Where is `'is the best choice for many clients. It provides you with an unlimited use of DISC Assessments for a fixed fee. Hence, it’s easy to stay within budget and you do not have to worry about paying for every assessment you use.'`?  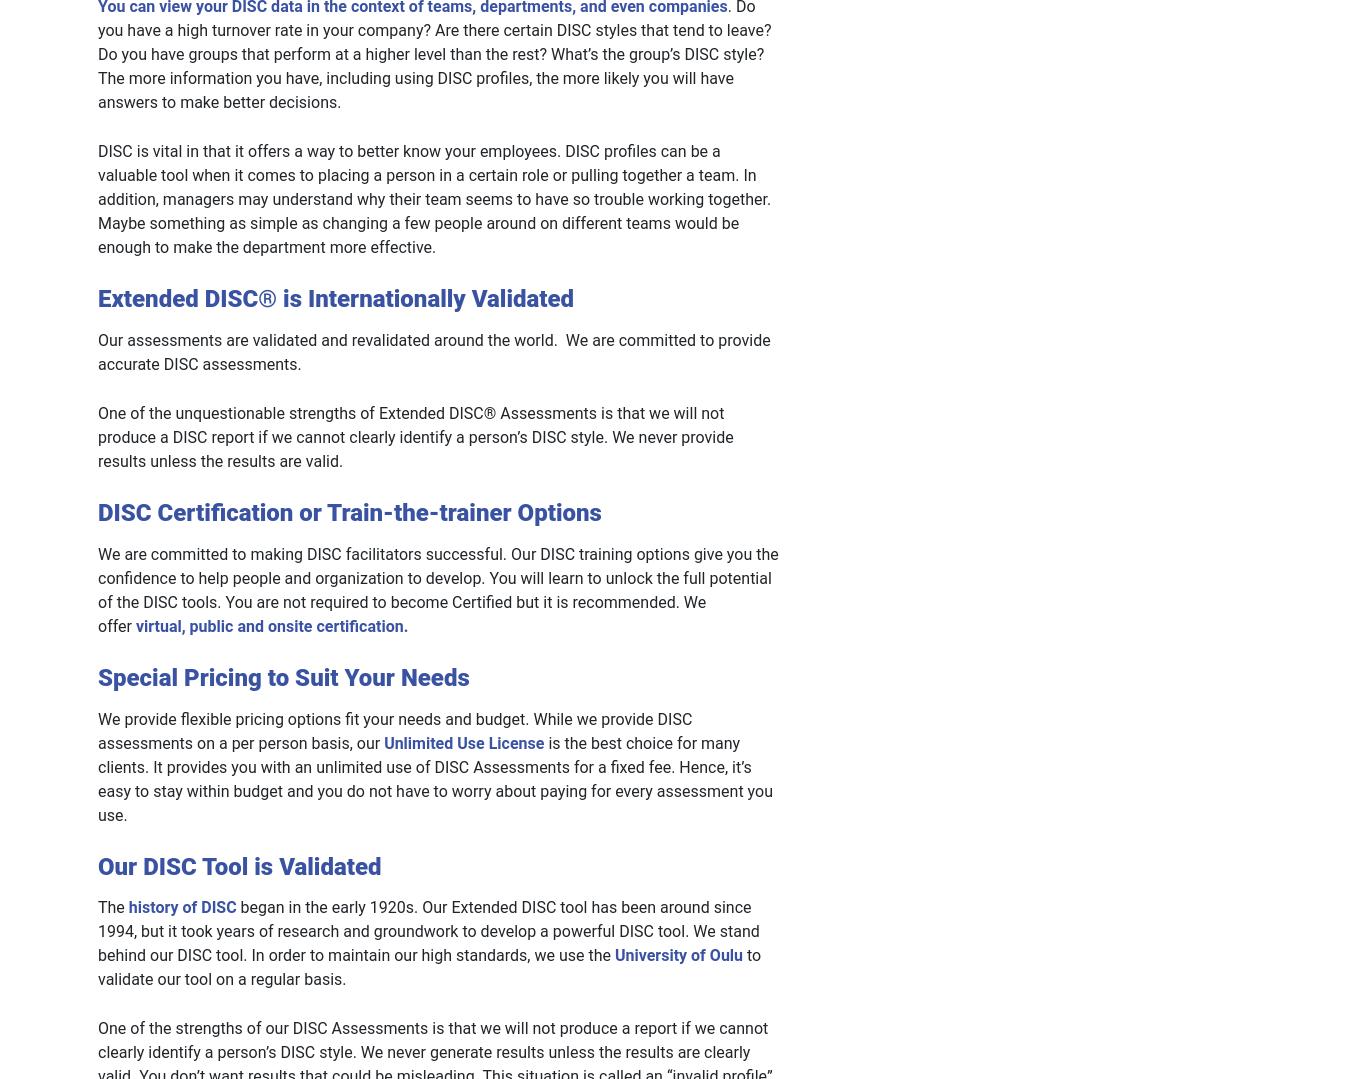
'is the best choice for many clients. It provides you with an unlimited use of DISC Assessments for a fixed fee. Hence, it’s easy to stay within budget and you do not have to worry about paying for every assessment you use.' is located at coordinates (97, 778).